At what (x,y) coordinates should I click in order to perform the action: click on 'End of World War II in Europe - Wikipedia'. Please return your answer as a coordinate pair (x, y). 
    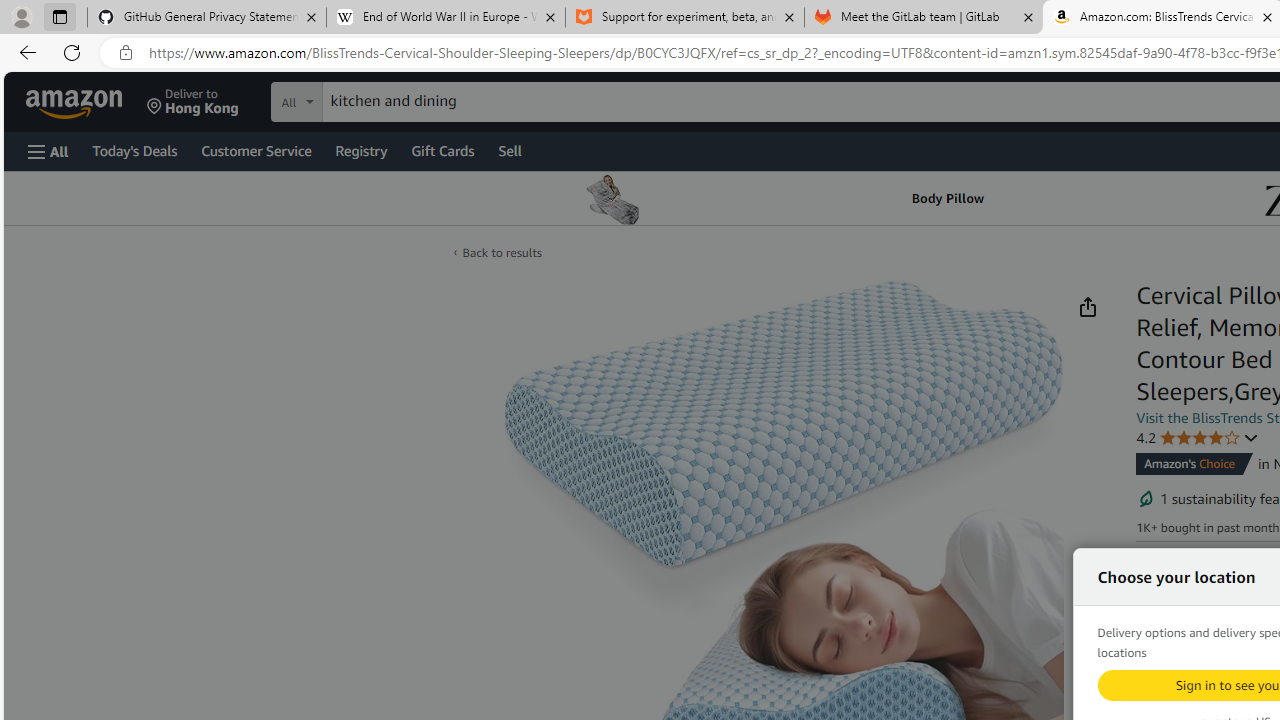
    Looking at the image, I should click on (444, 17).